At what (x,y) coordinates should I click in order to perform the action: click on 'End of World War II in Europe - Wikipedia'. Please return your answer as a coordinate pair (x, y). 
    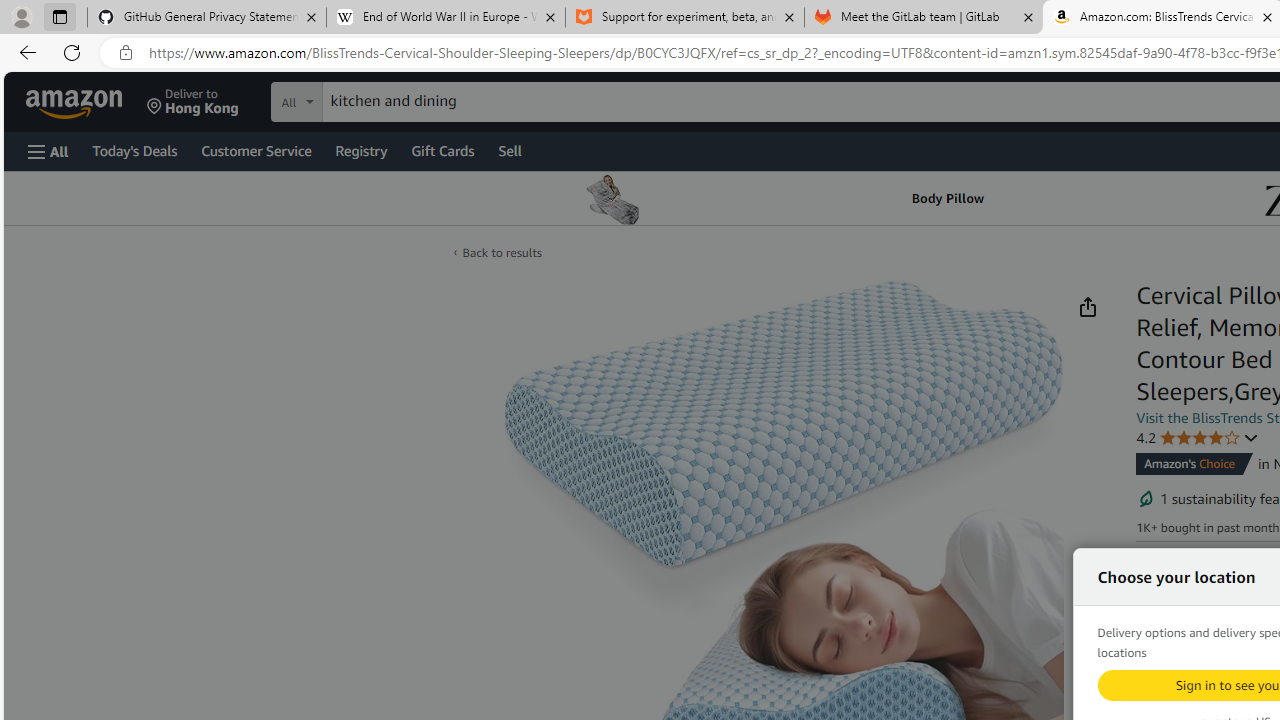
    Looking at the image, I should click on (444, 17).